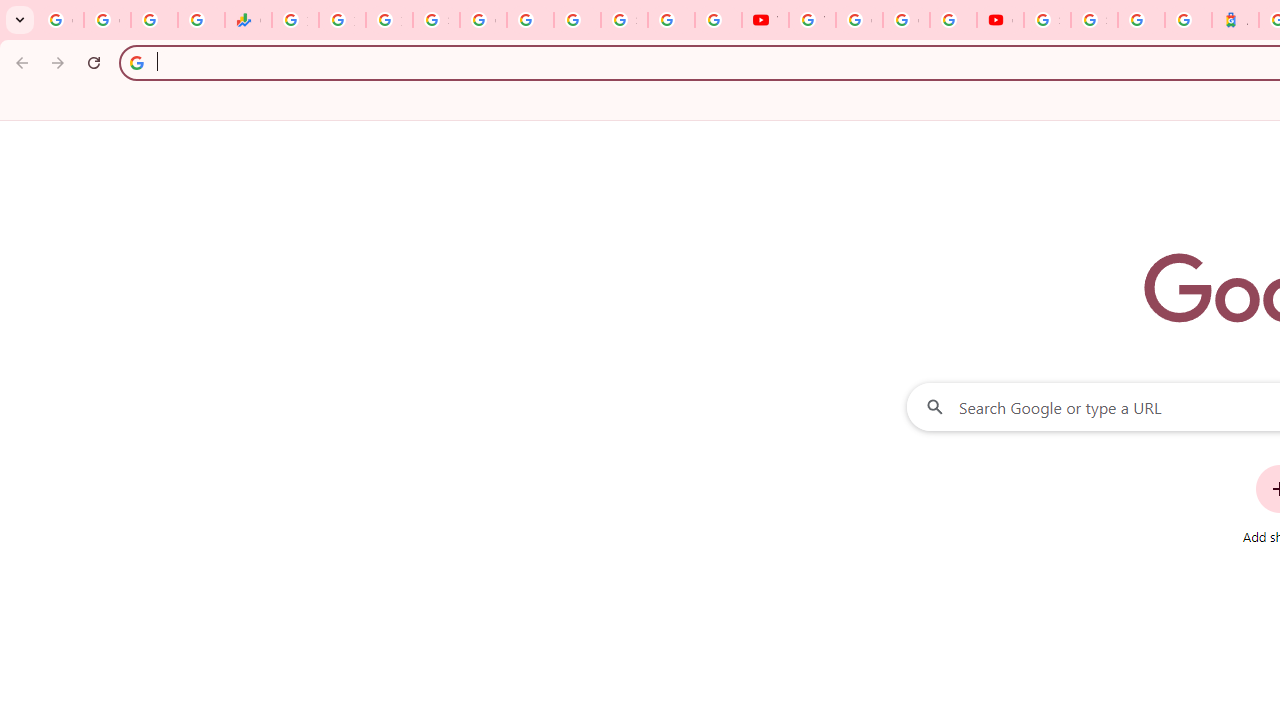 The width and height of the screenshot is (1280, 720). I want to click on 'YouTube', so click(812, 20).